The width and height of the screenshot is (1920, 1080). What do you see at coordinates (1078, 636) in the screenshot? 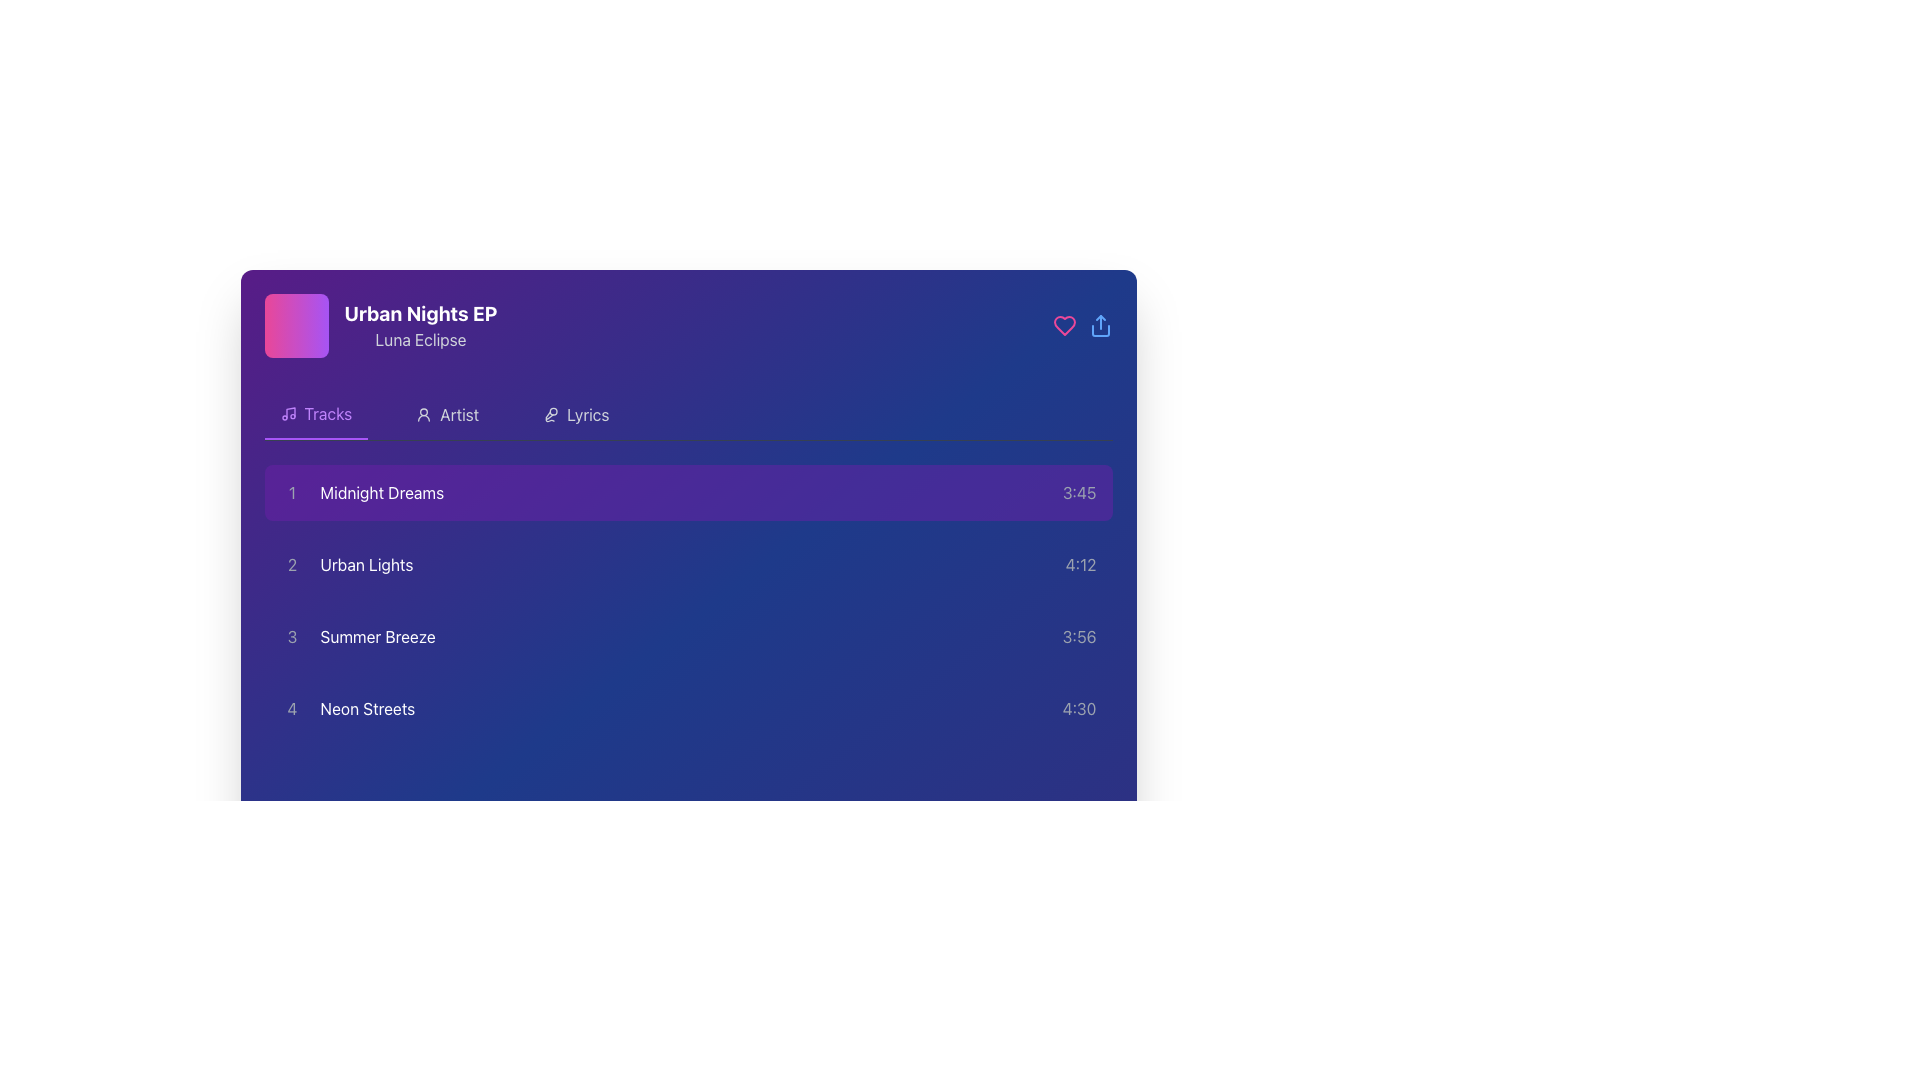
I see `the duration label for the track 'Summer Breeze', located on the right side of the third list item in the track listing interface` at bounding box center [1078, 636].